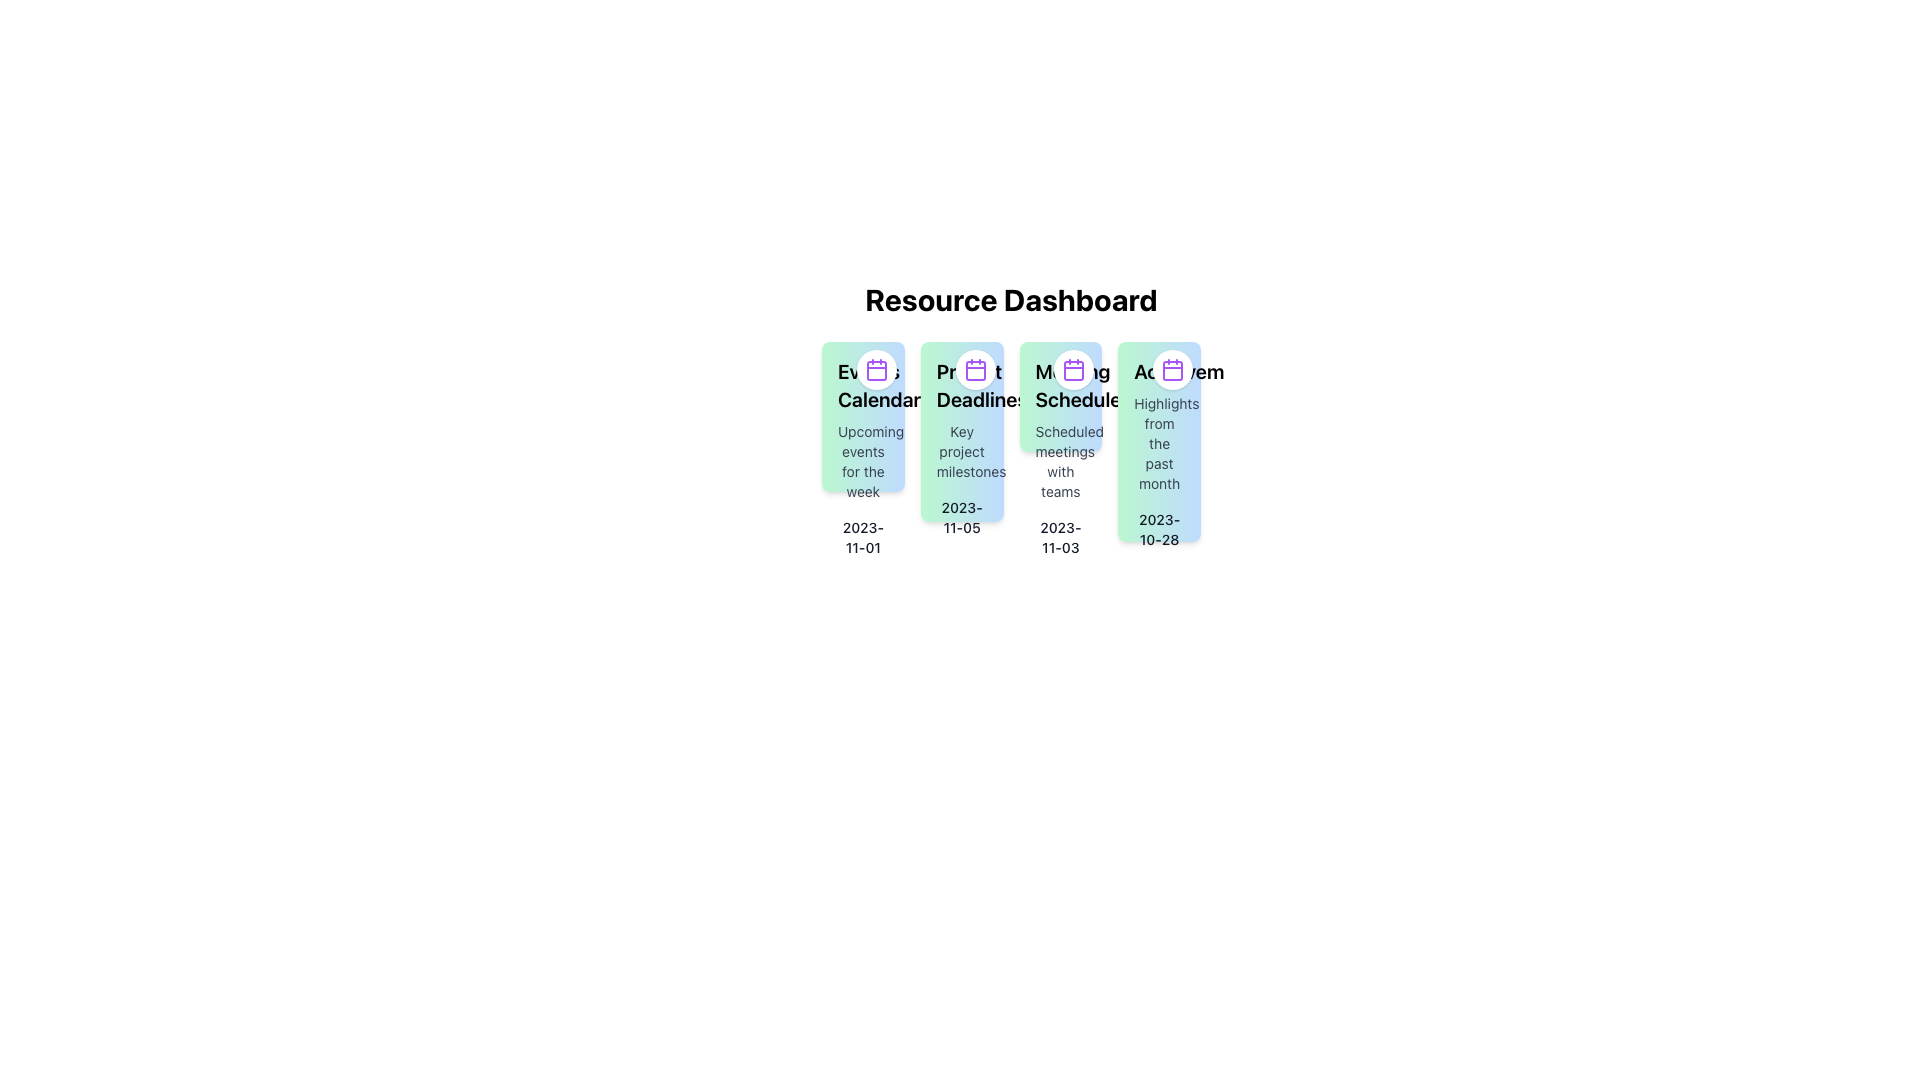 The image size is (1920, 1080). What do you see at coordinates (1059, 397) in the screenshot?
I see `the third Informational card in the Resource Dashboard` at bounding box center [1059, 397].